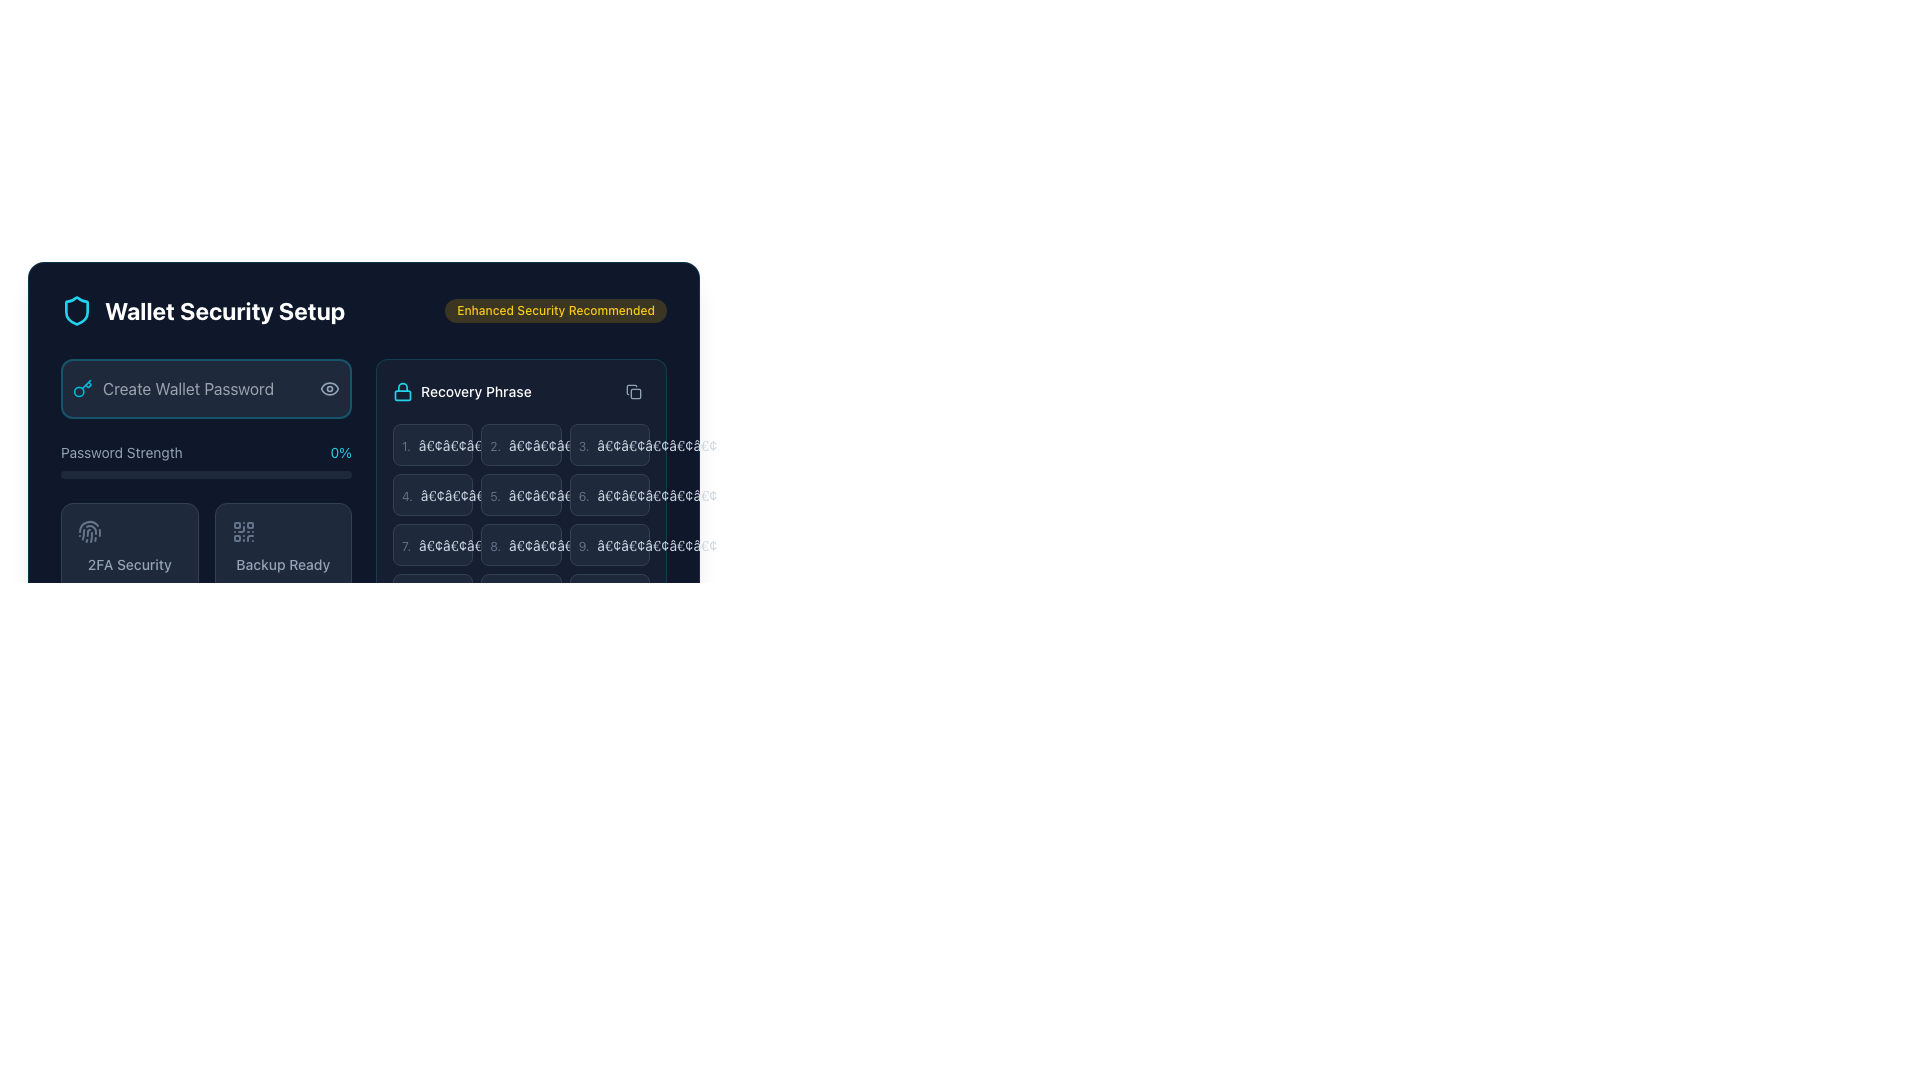 This screenshot has width=1920, height=1080. I want to click on the text label displaying the numeral '8.' in slate color, positioned to the left of the dot pattern ('•••••'), so click(495, 546).